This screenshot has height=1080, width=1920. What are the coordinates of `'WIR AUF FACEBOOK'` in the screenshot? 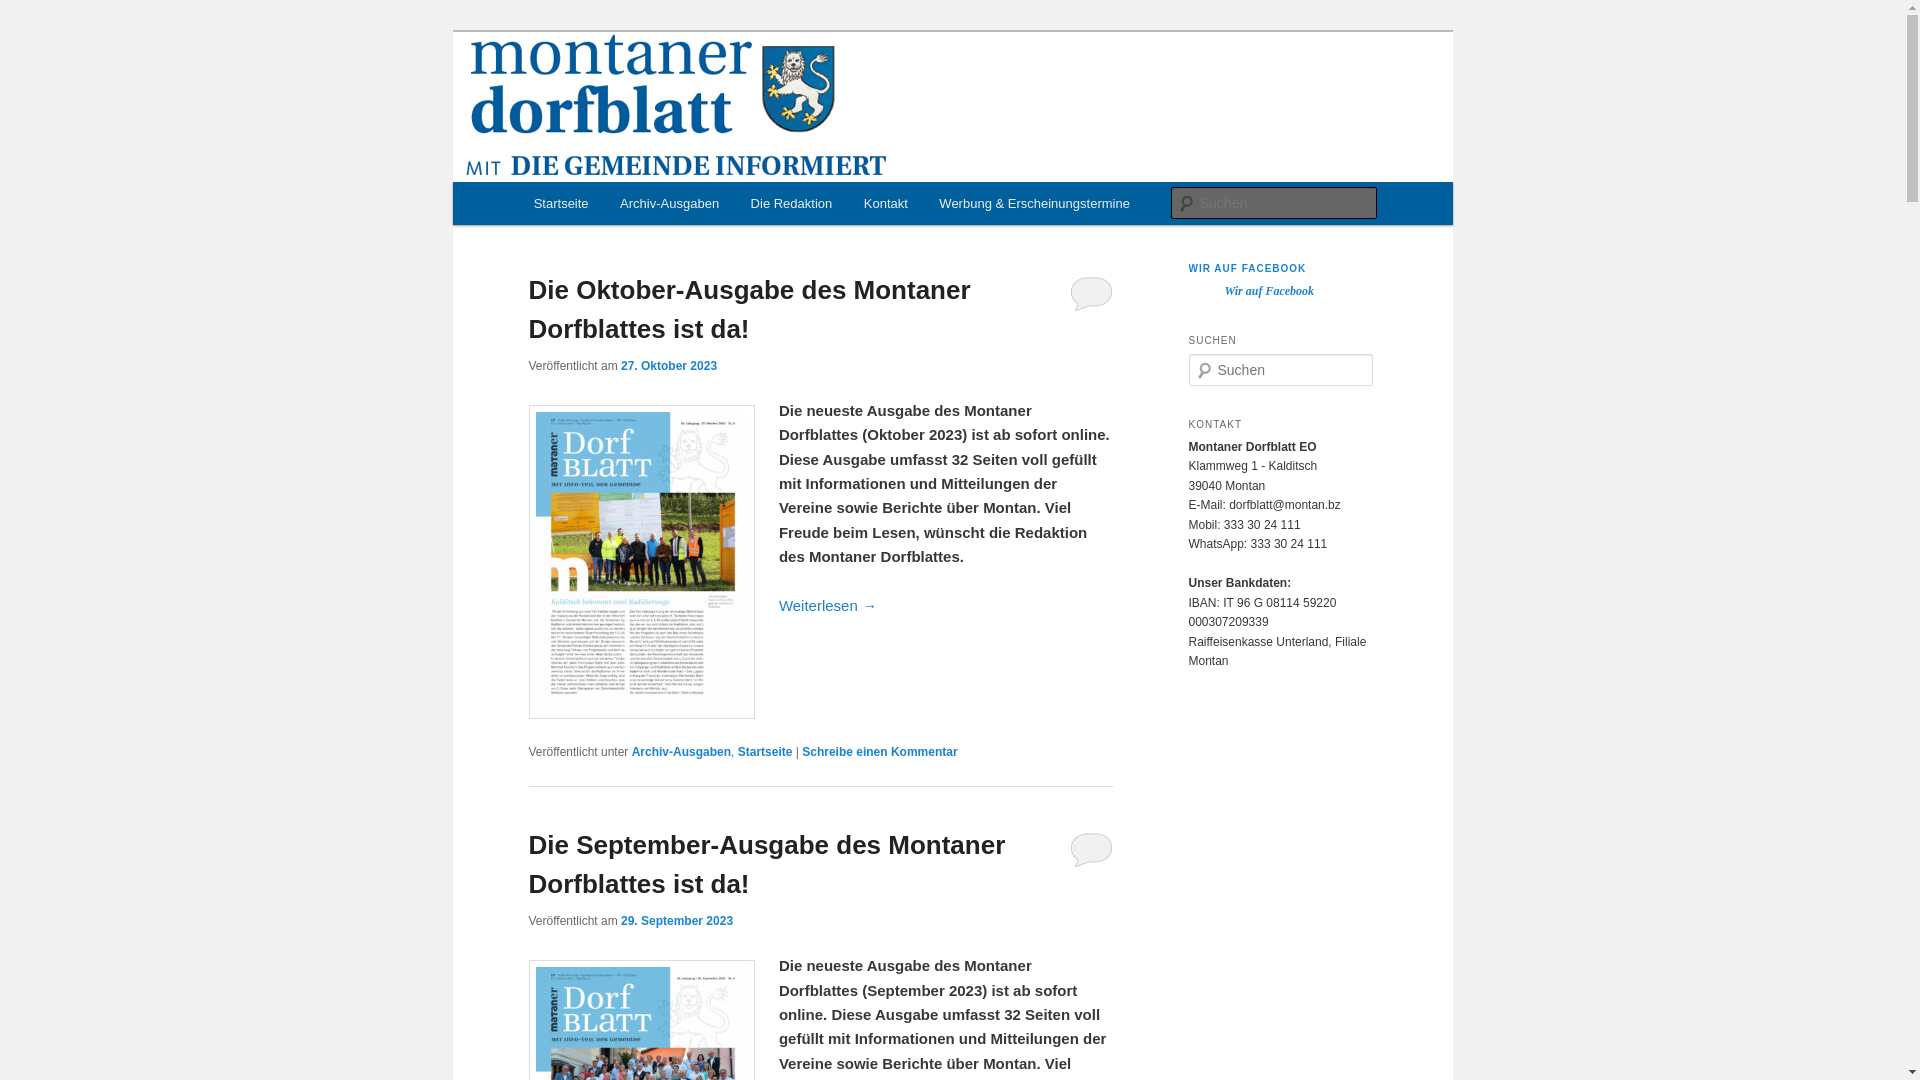 It's located at (1246, 267).